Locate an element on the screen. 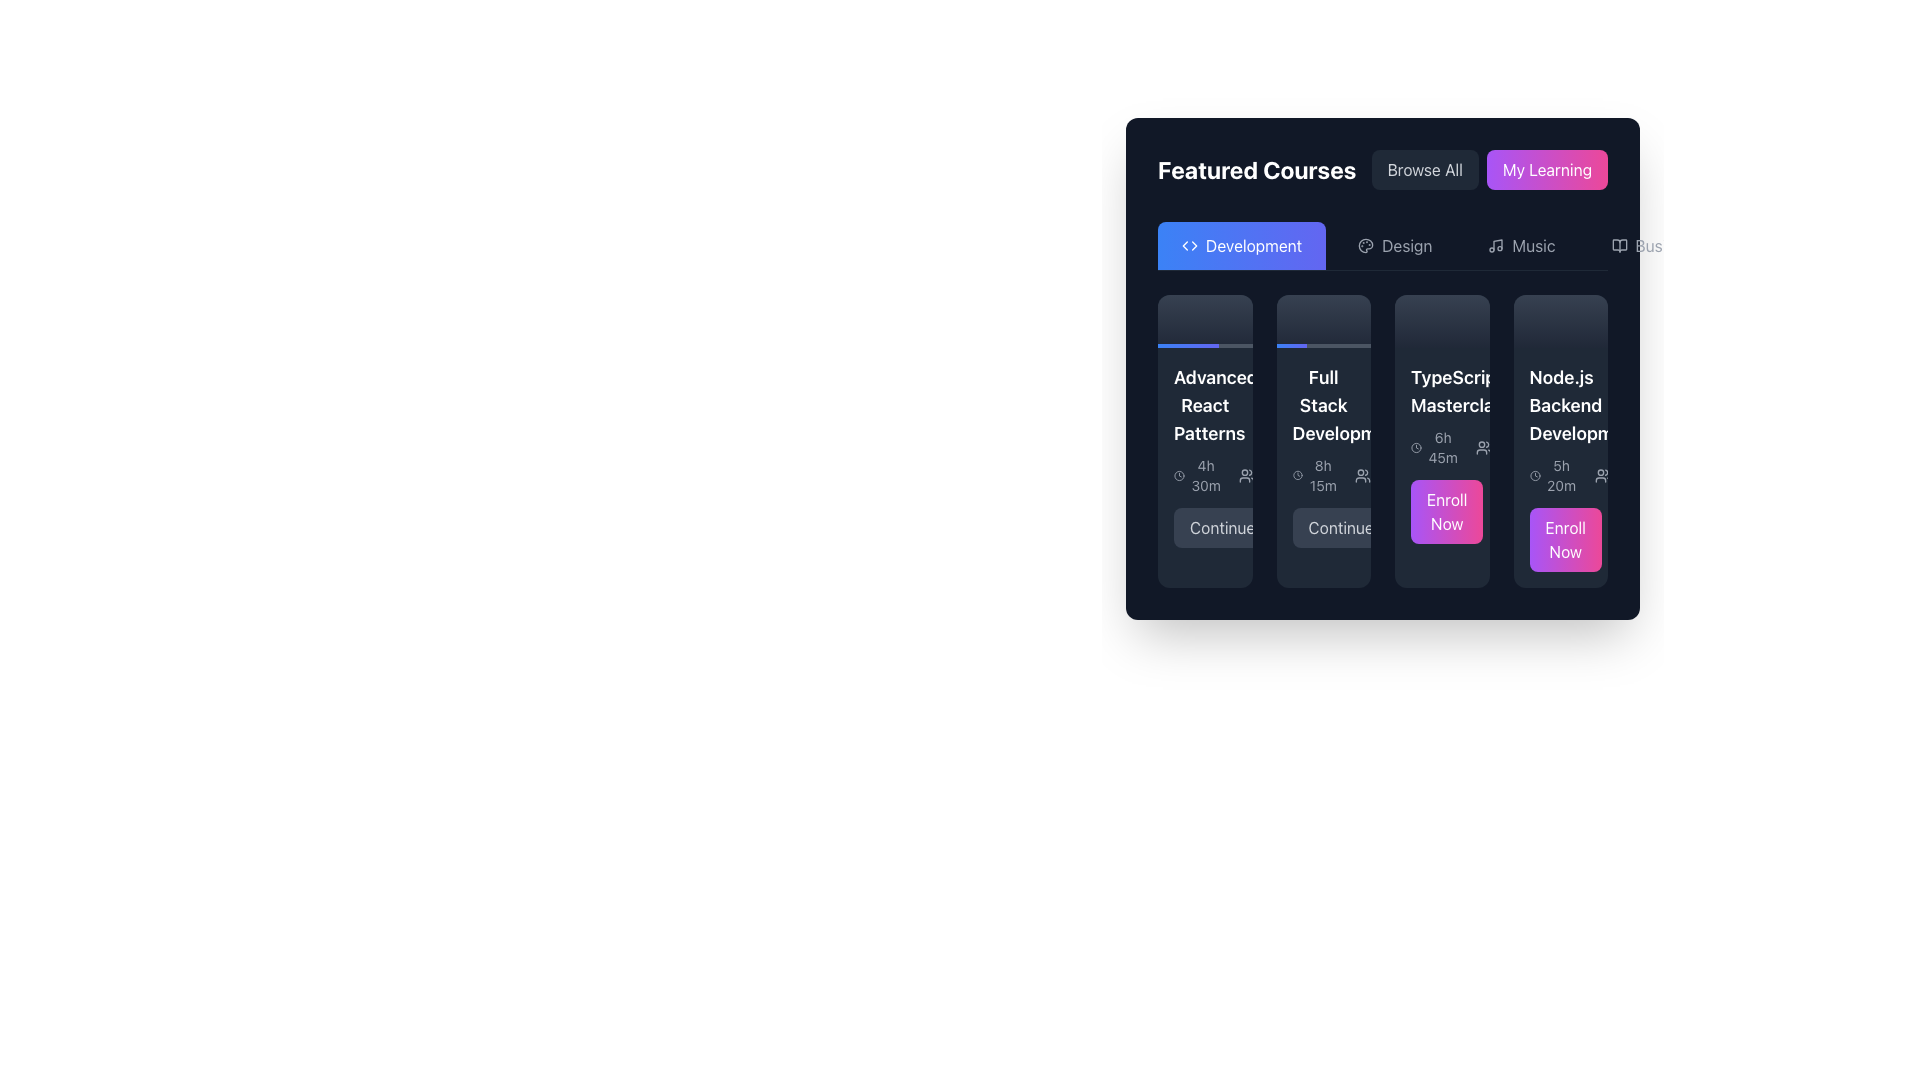 The image size is (1920, 1080). text from the bold, white font text label that displays 'TypeScript Masterclass' located at the top of the card under the 'Development' section in the 'Featured Courses' area is located at coordinates (1442, 392).